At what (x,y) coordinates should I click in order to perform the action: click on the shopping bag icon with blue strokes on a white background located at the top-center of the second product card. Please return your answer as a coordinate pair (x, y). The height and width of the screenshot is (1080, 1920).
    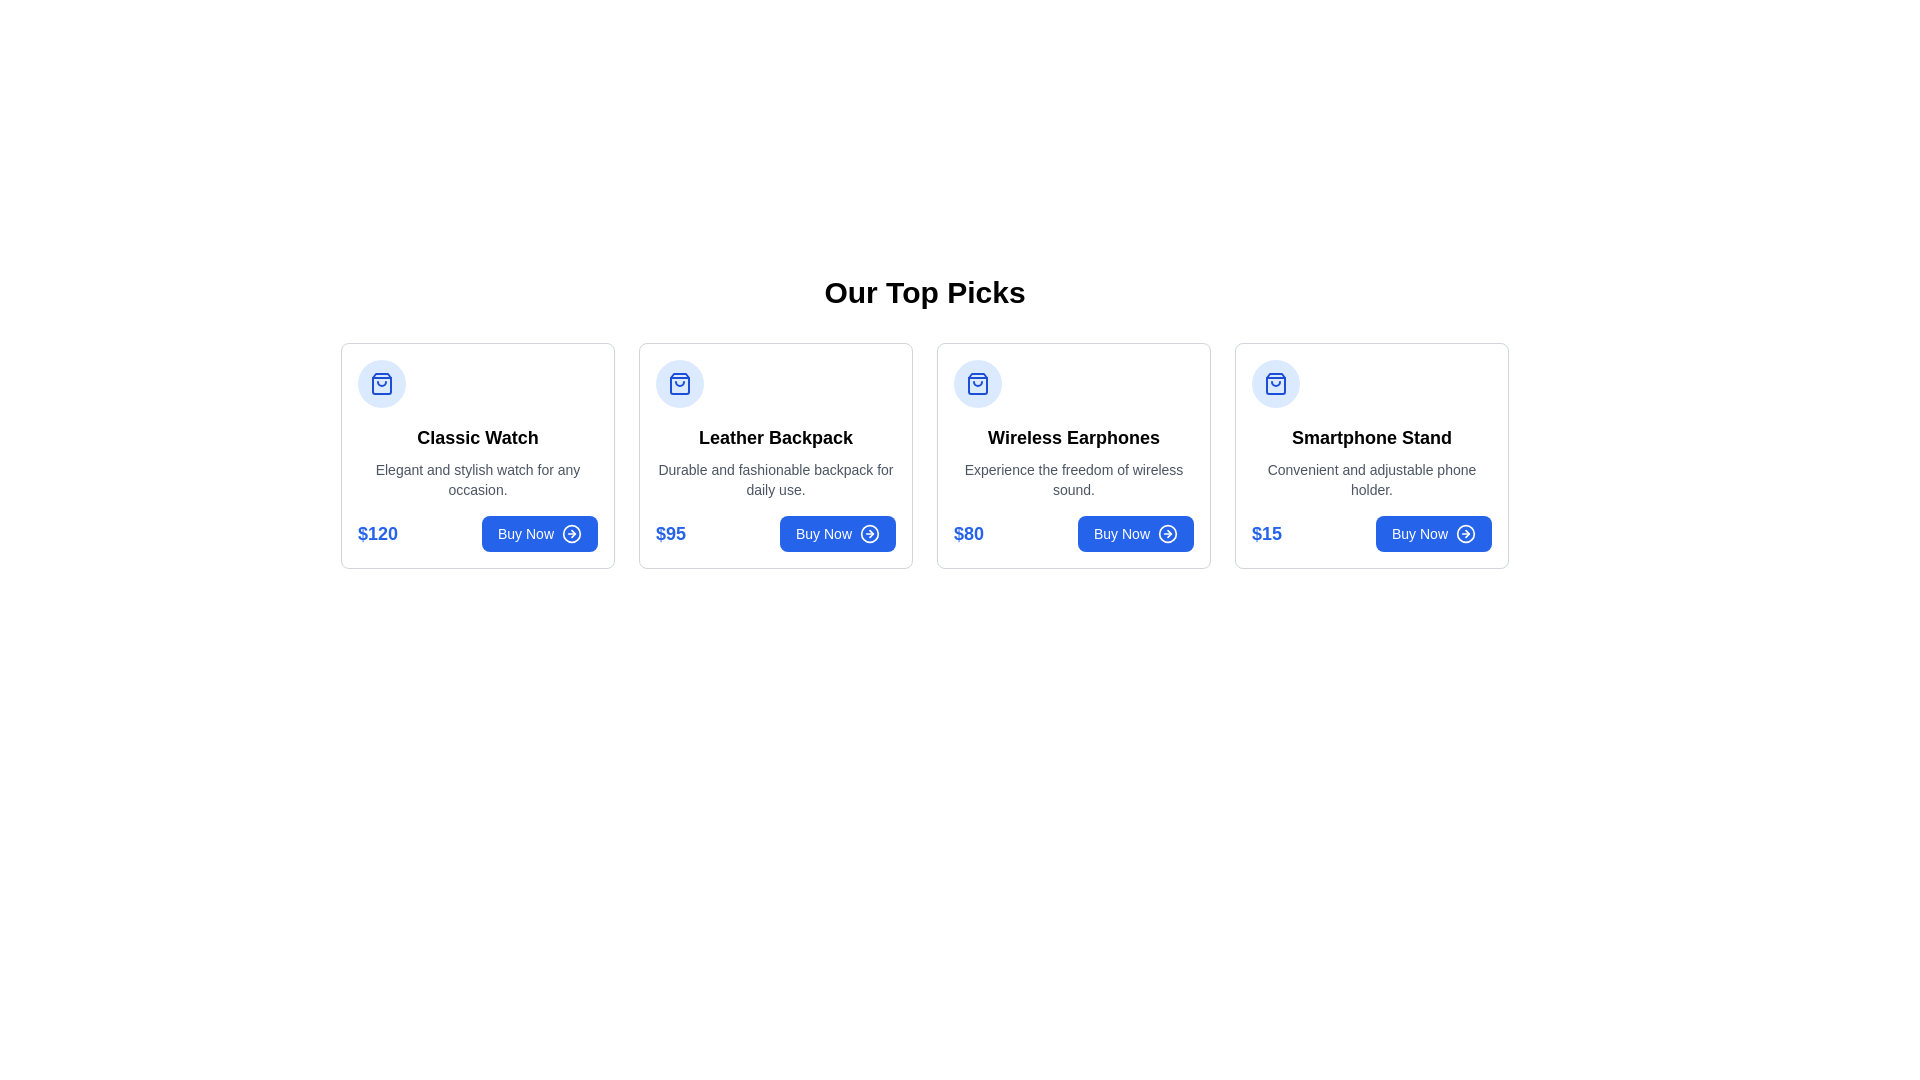
    Looking at the image, I should click on (1275, 384).